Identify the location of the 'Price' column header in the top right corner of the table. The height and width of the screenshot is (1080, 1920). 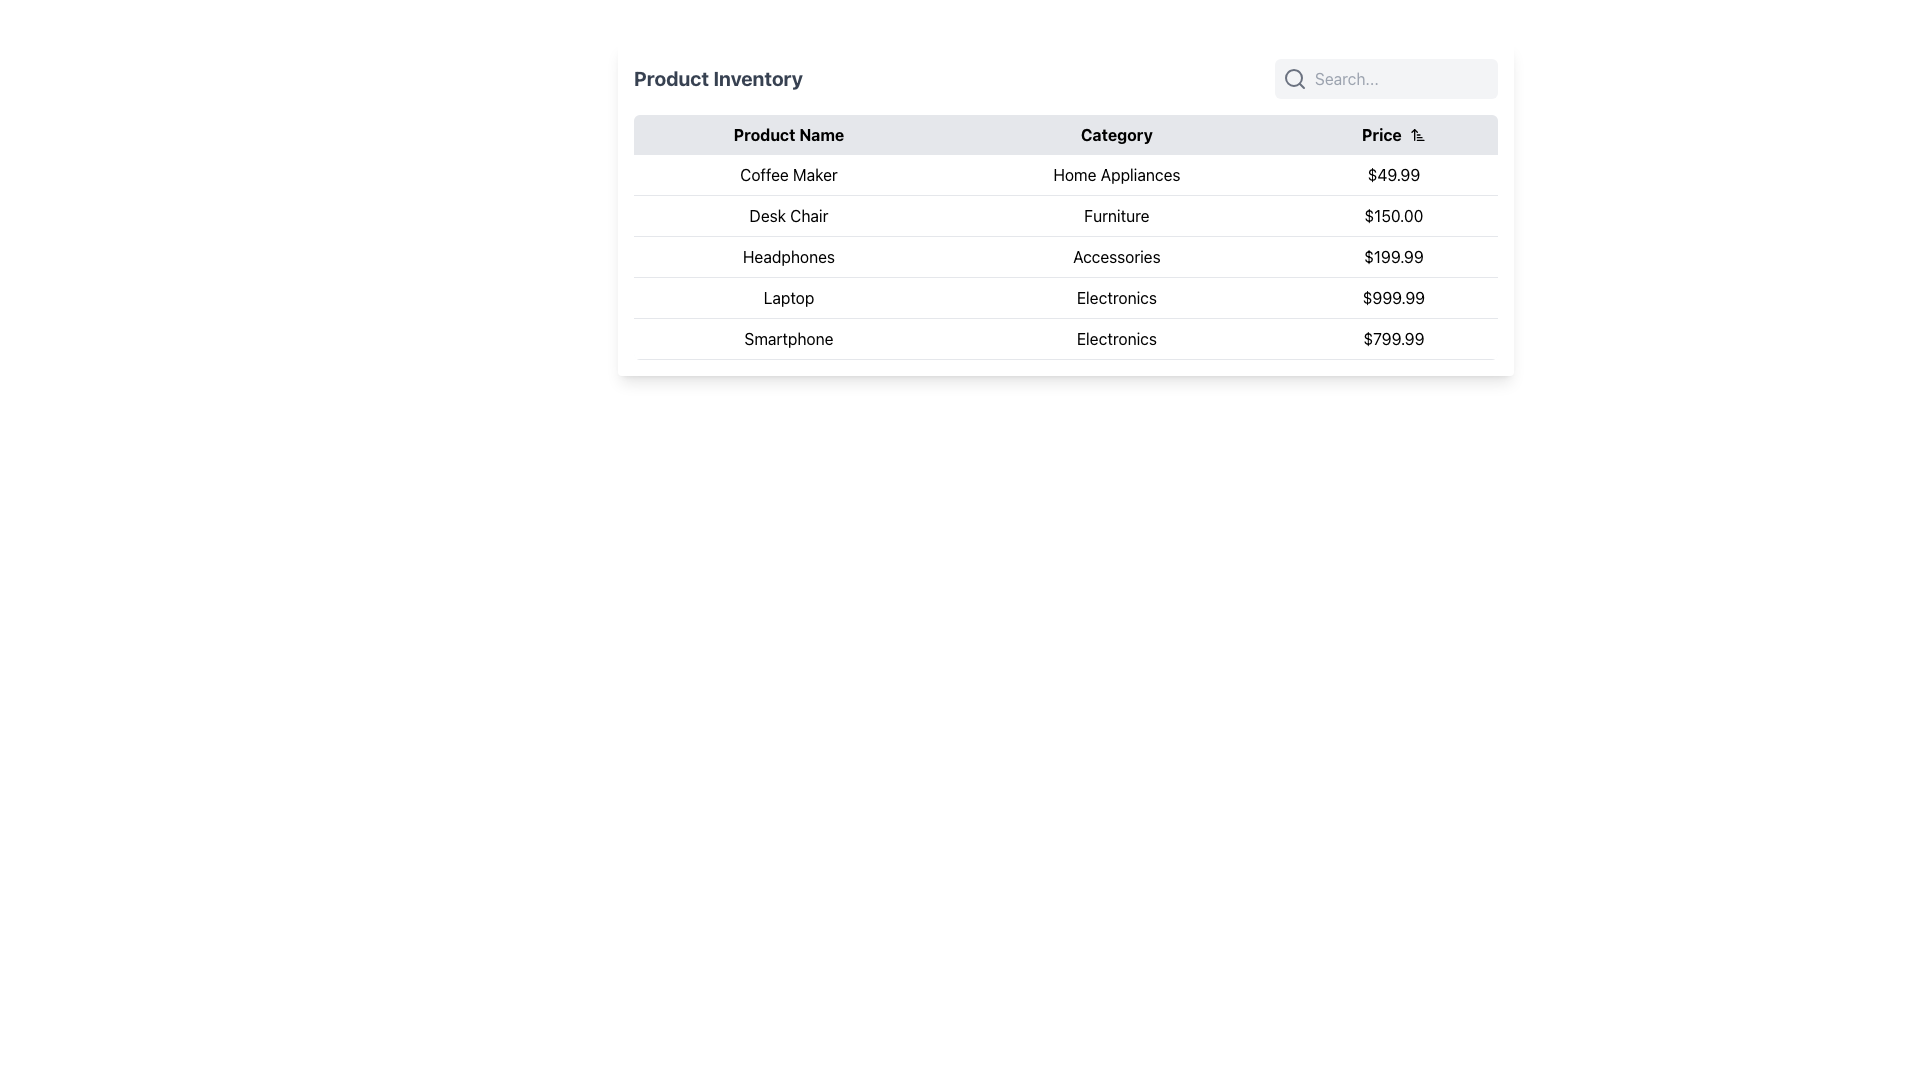
(1392, 135).